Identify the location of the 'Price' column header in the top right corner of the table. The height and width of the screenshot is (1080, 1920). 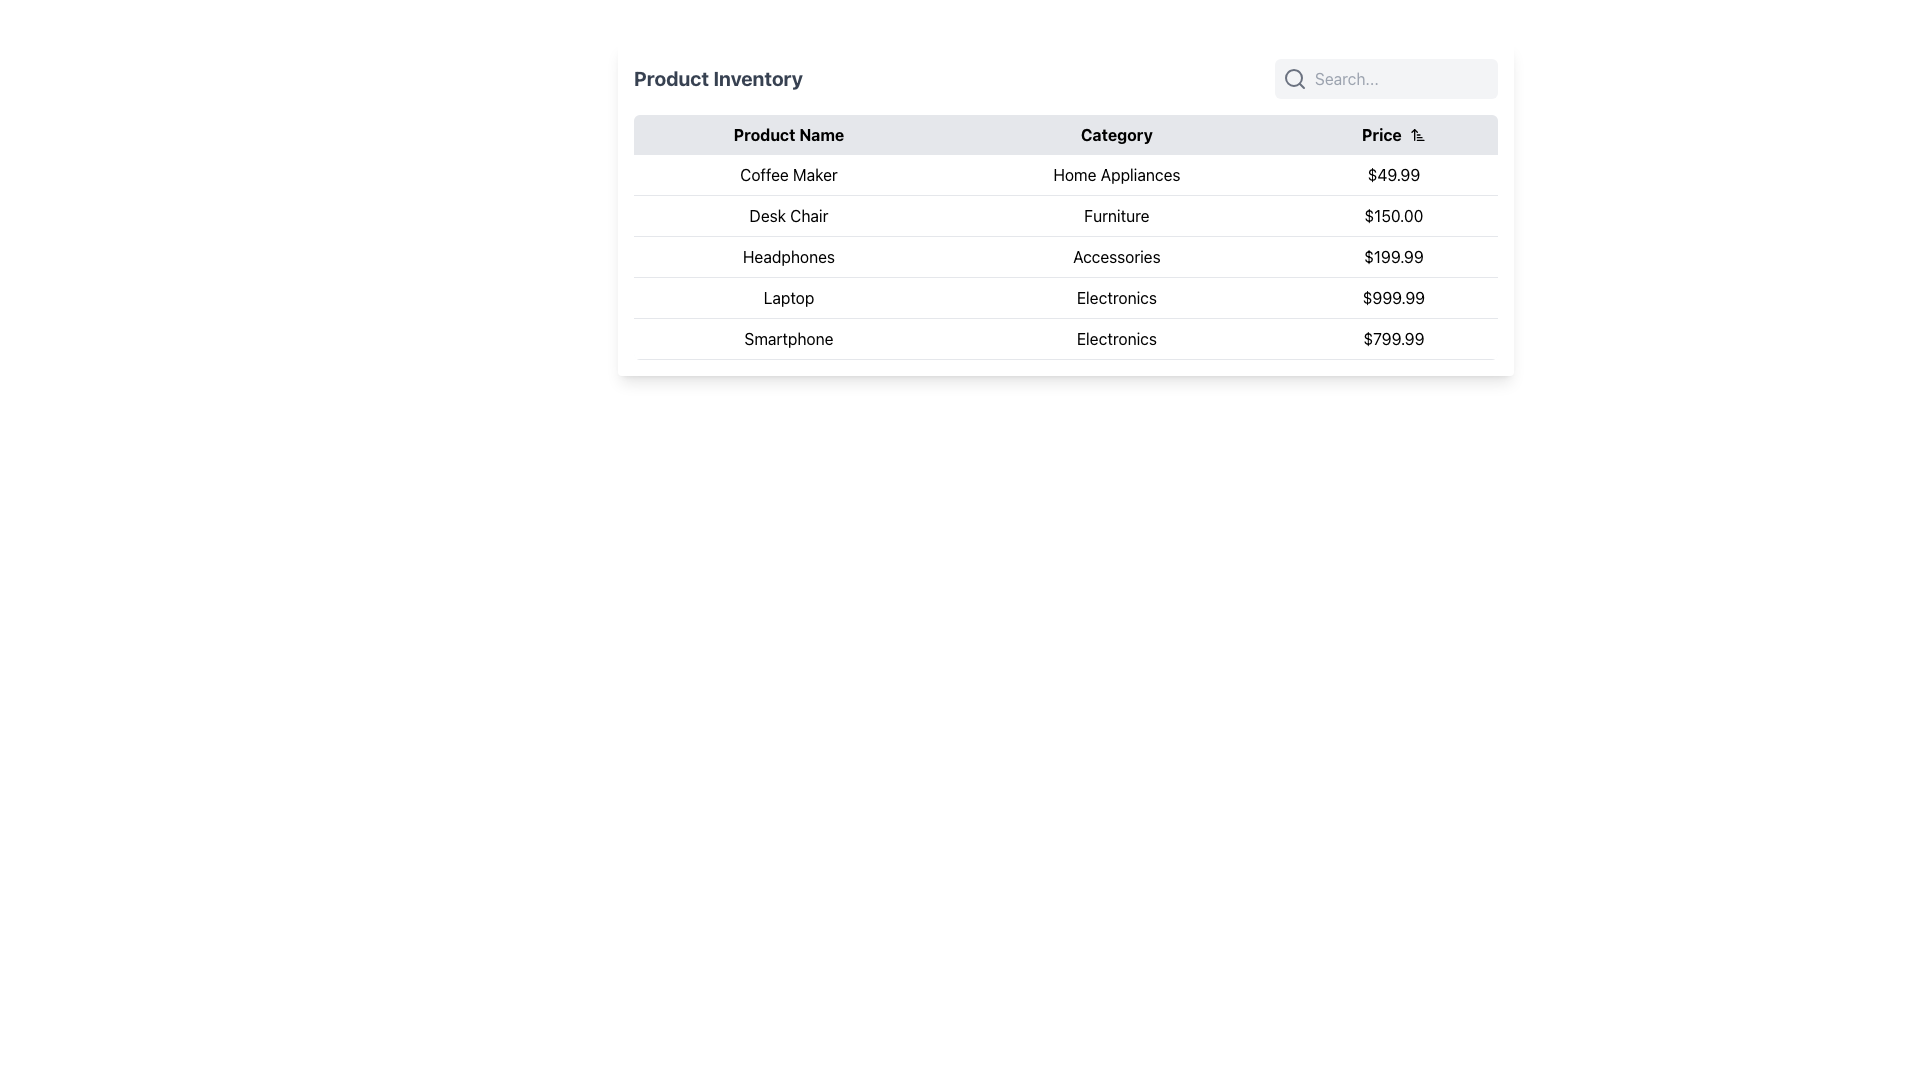
(1392, 135).